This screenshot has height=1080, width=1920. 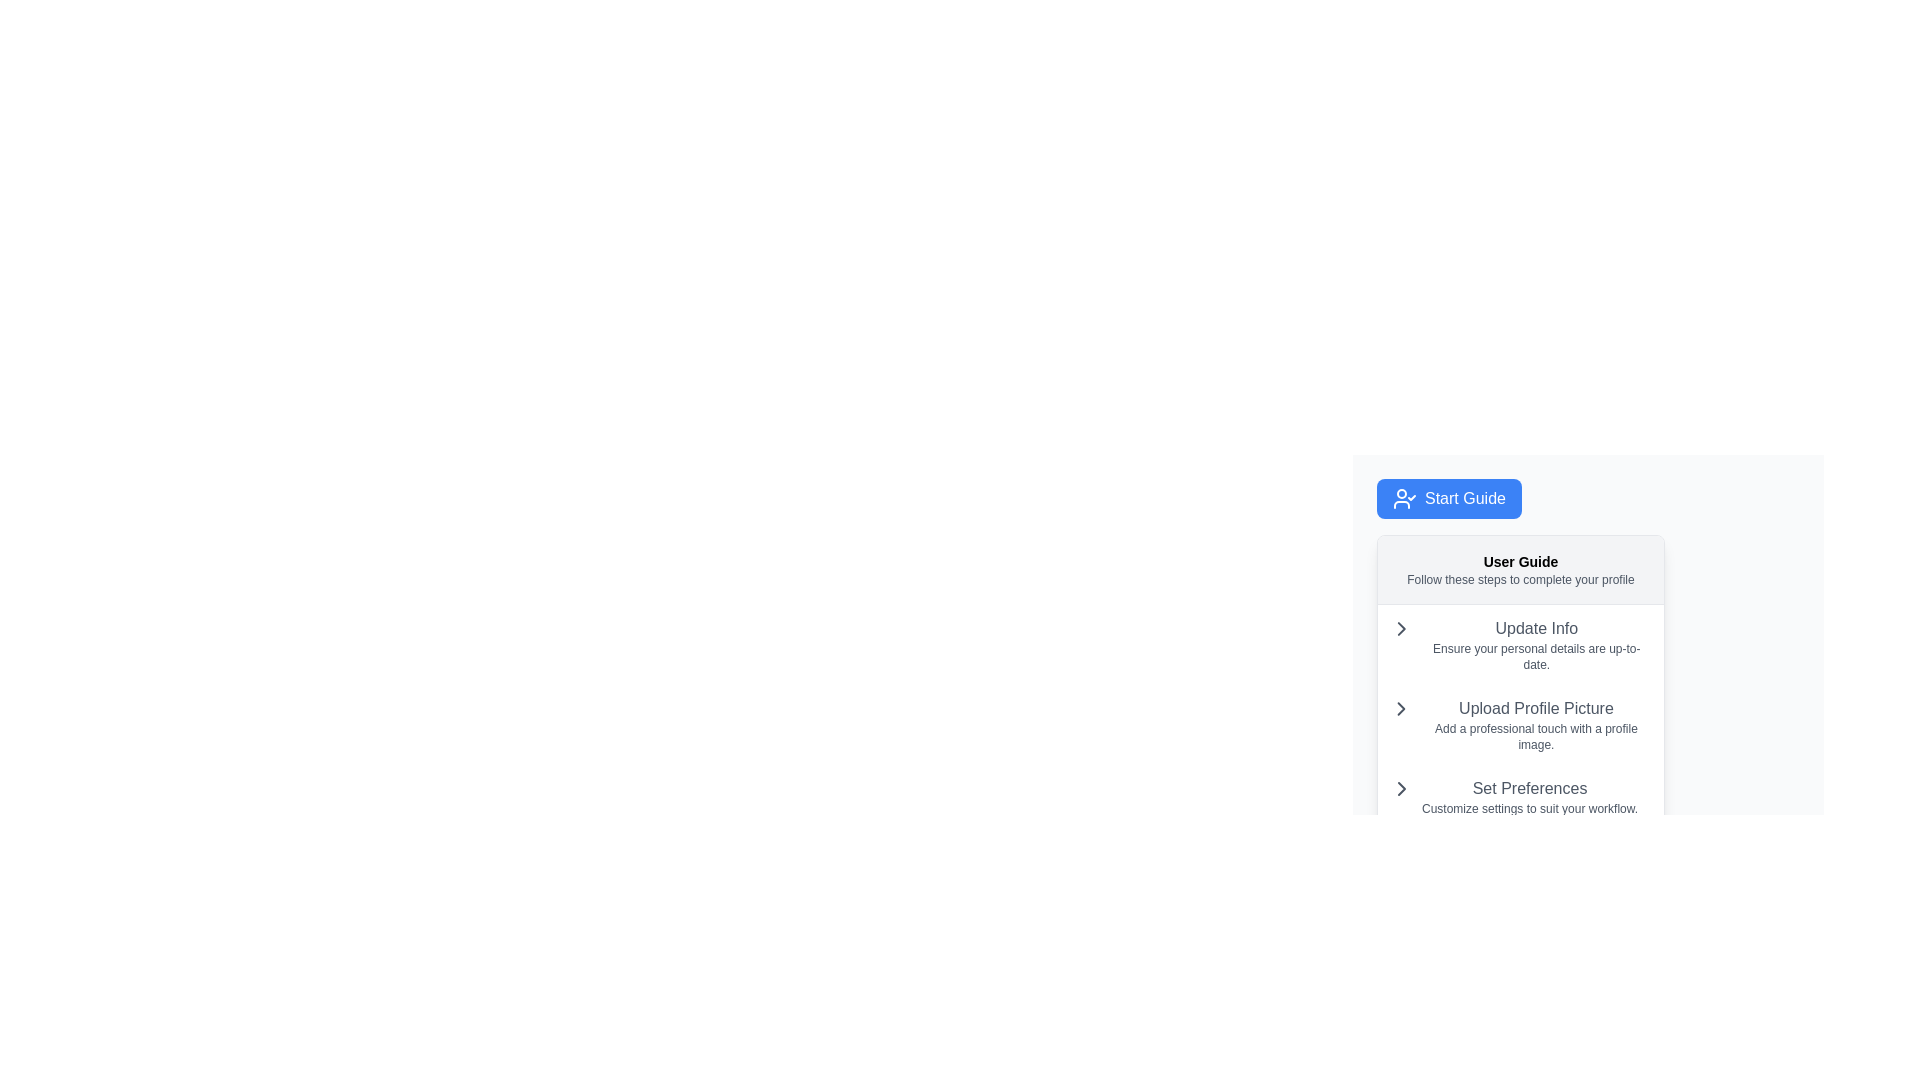 What do you see at coordinates (1520, 579) in the screenshot?
I see `the static text that reads 'Follow these steps to complete your profile,' which is located below the 'User Guide' heading in the upper-right section of the interface` at bounding box center [1520, 579].